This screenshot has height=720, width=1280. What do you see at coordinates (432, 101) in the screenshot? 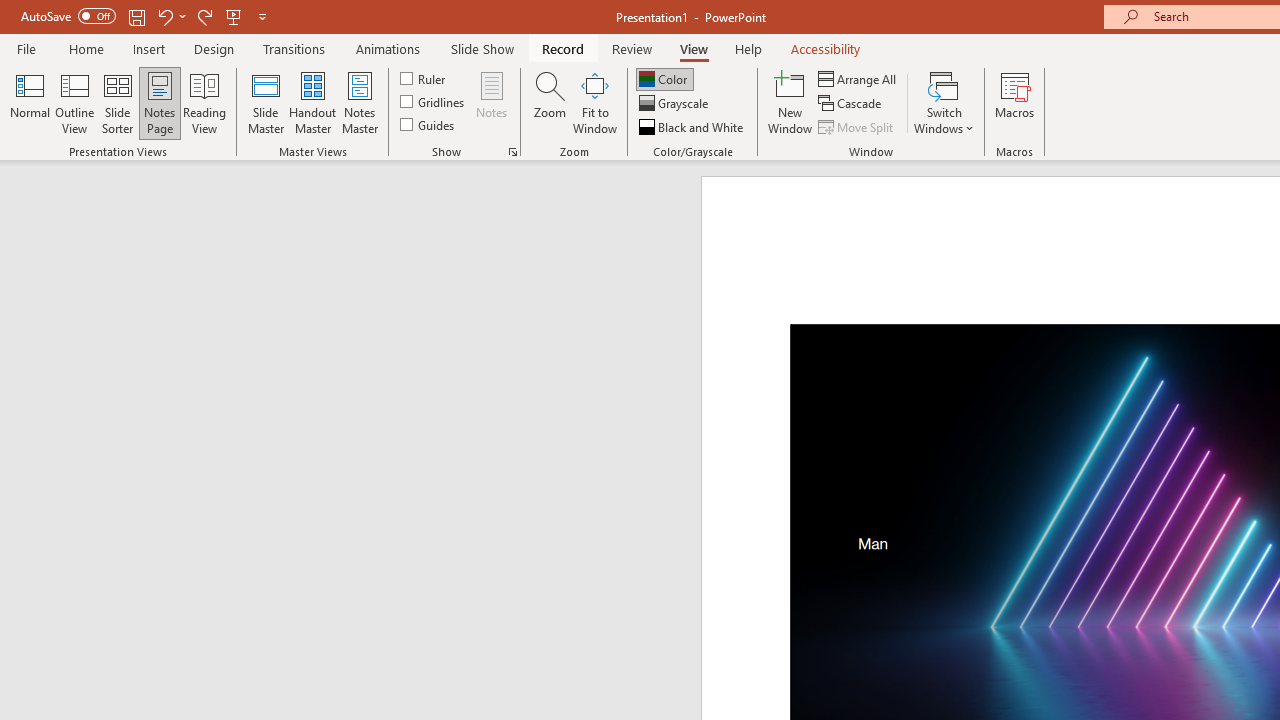
I see `'Gridlines'` at bounding box center [432, 101].